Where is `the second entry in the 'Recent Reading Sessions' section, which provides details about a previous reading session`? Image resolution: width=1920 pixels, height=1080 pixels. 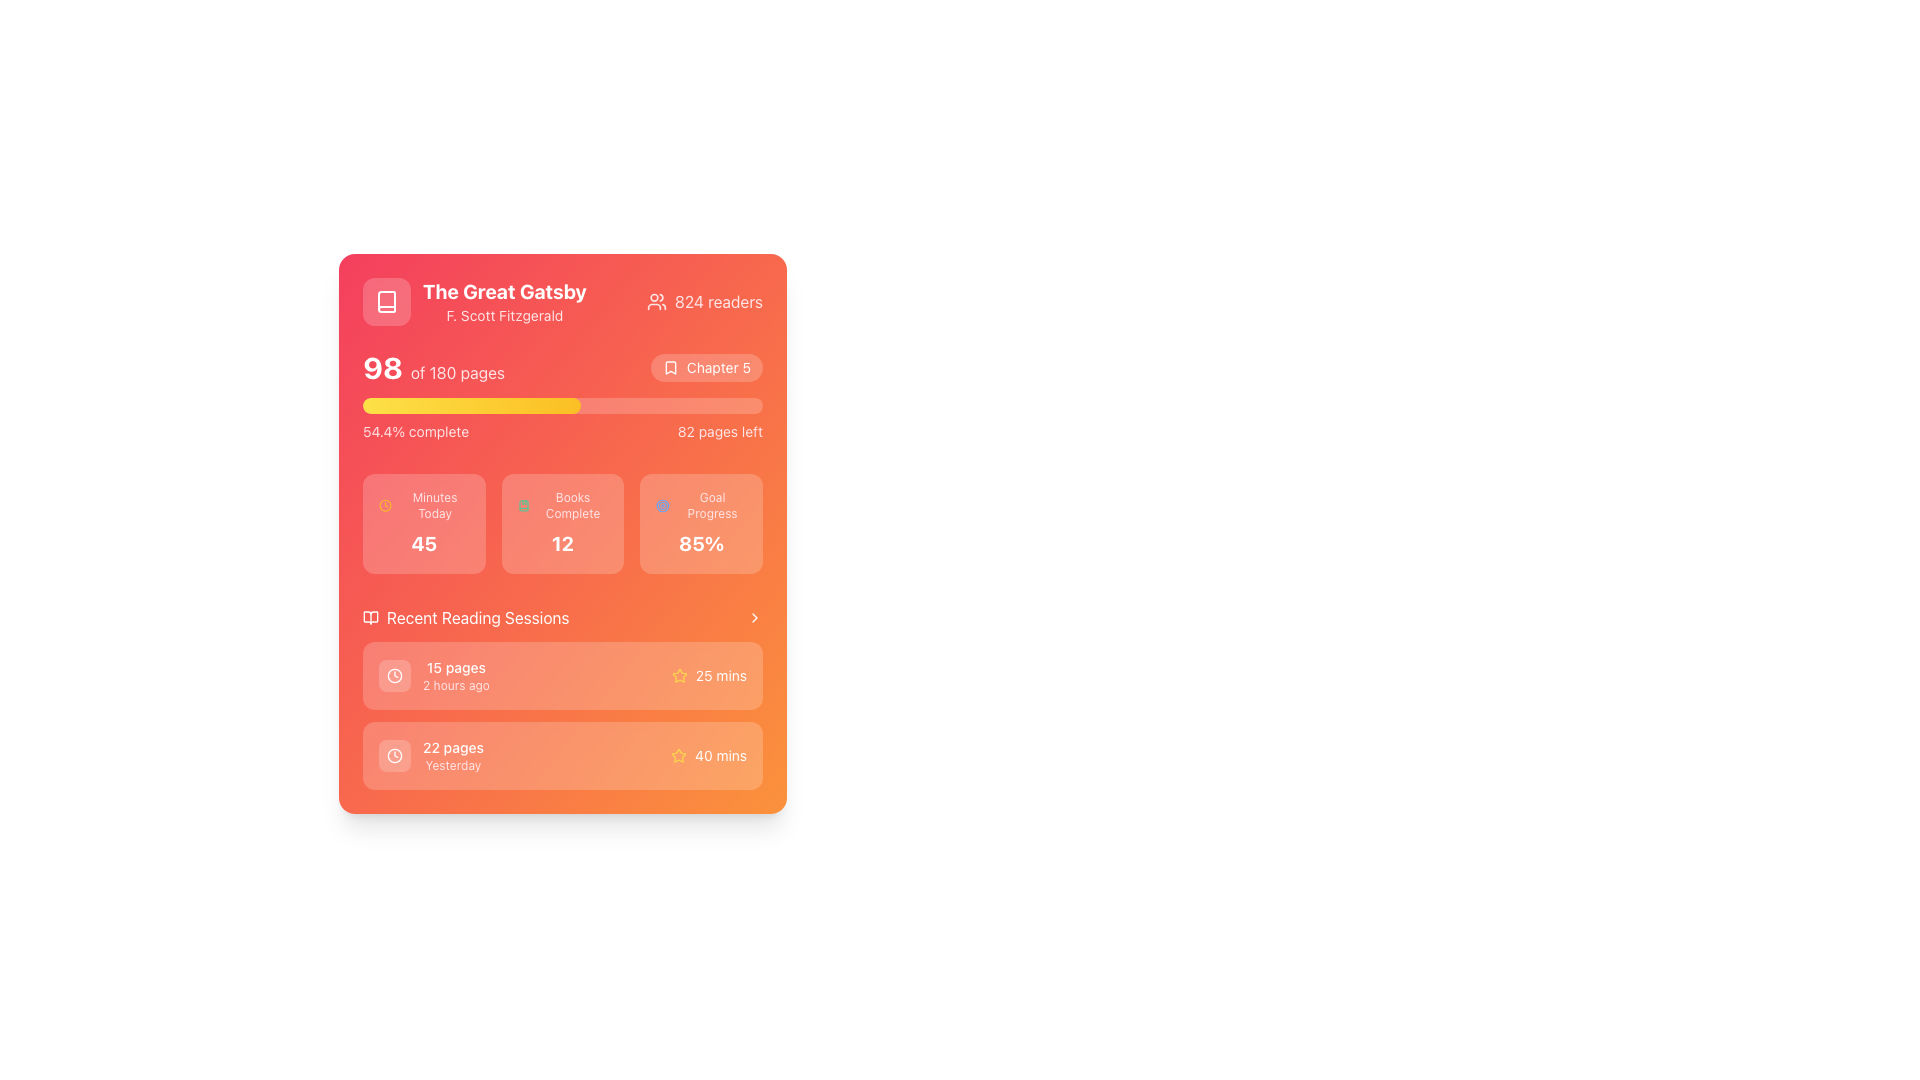
the second entry in the 'Recent Reading Sessions' section, which provides details about a previous reading session is located at coordinates (561, 756).